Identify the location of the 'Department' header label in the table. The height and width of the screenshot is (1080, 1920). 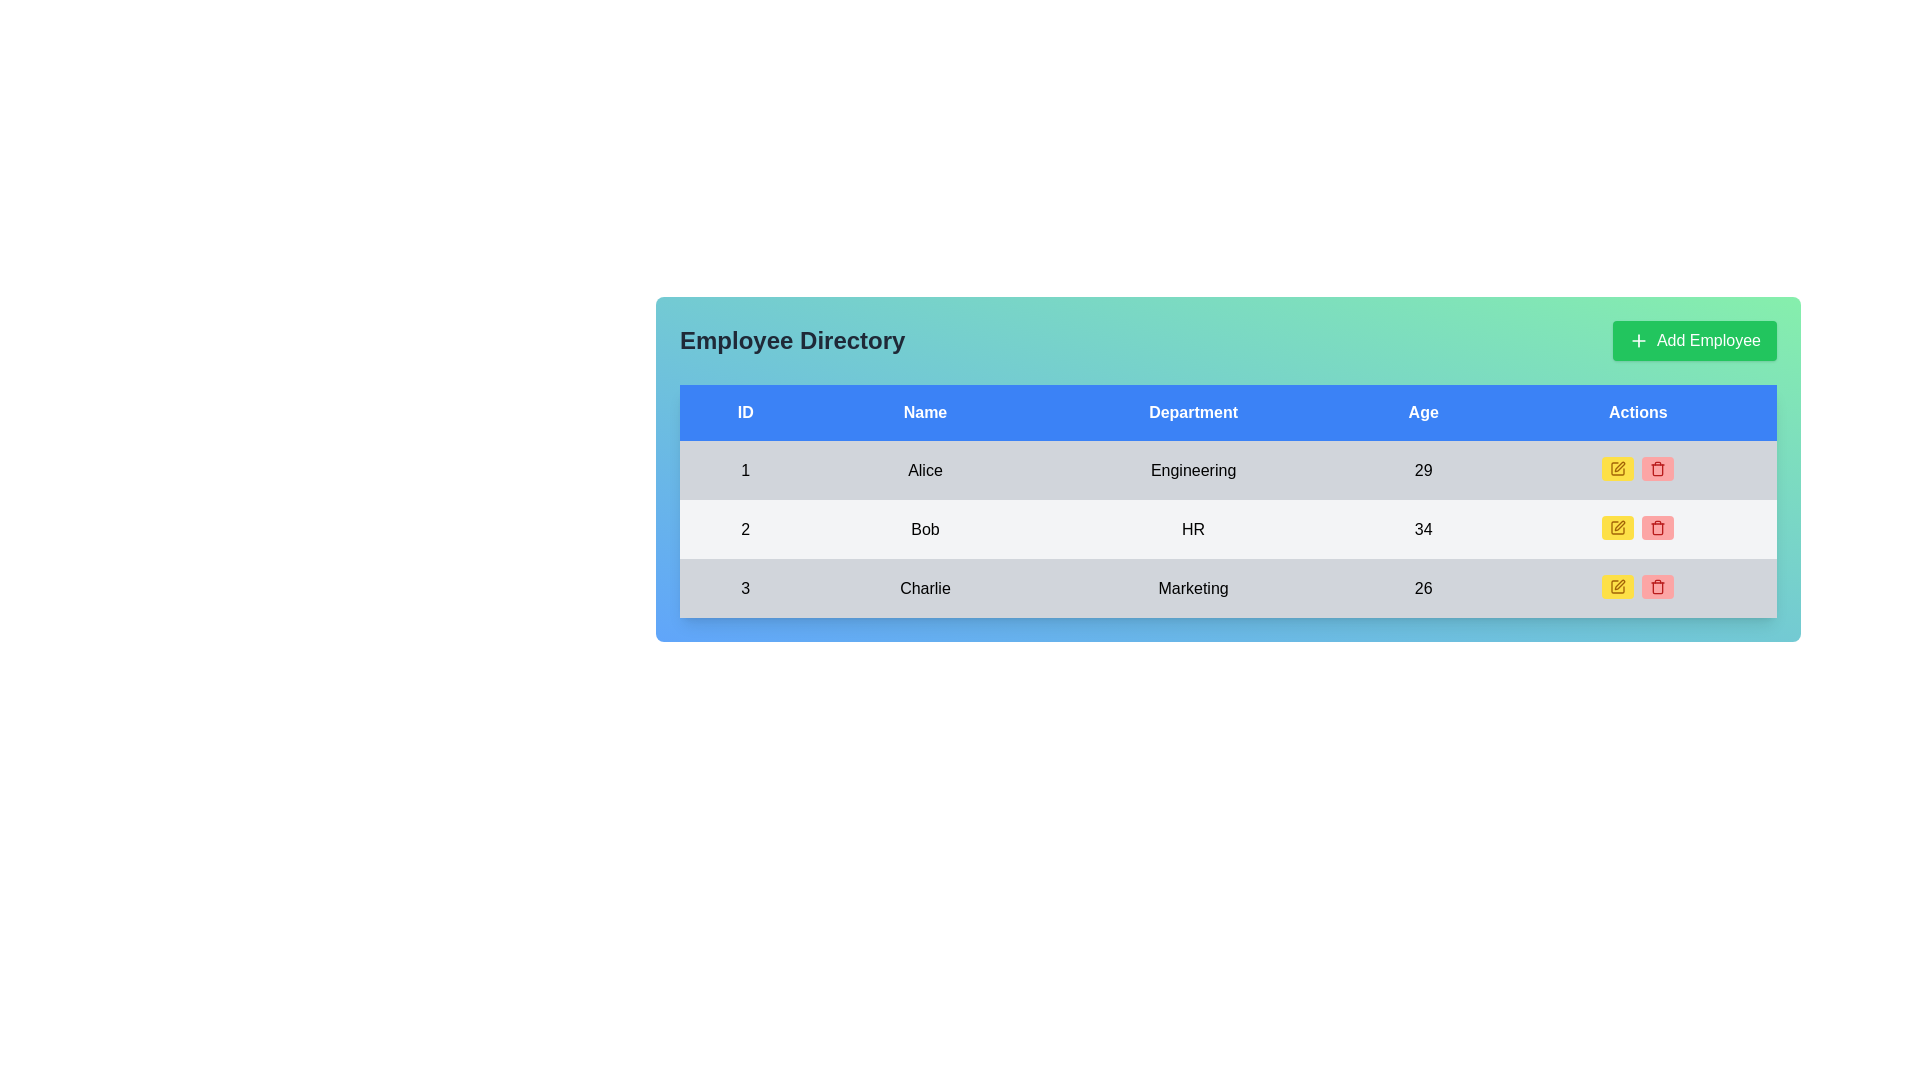
(1193, 411).